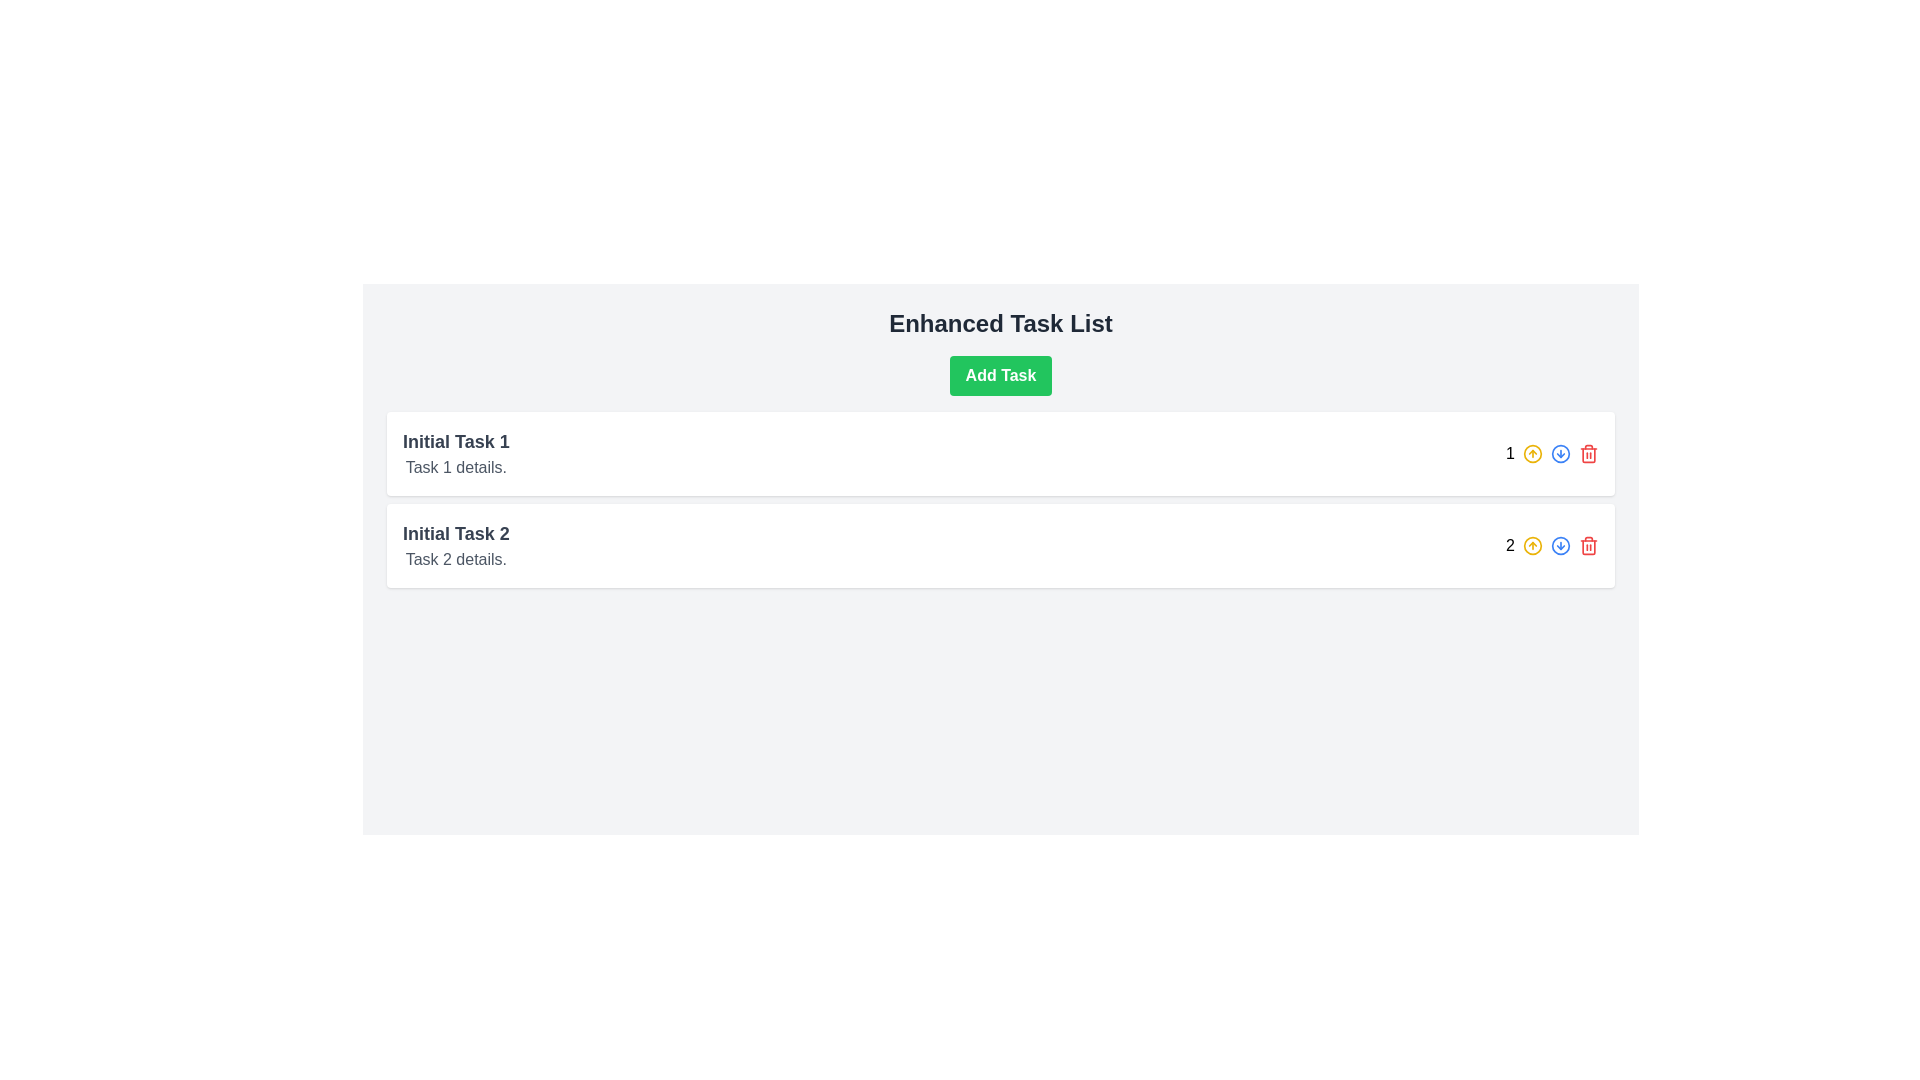  I want to click on the button to increase the priority of the task labeled '2', which is the first interactive icon in the horizontal row for the second task in the task list, so click(1531, 546).